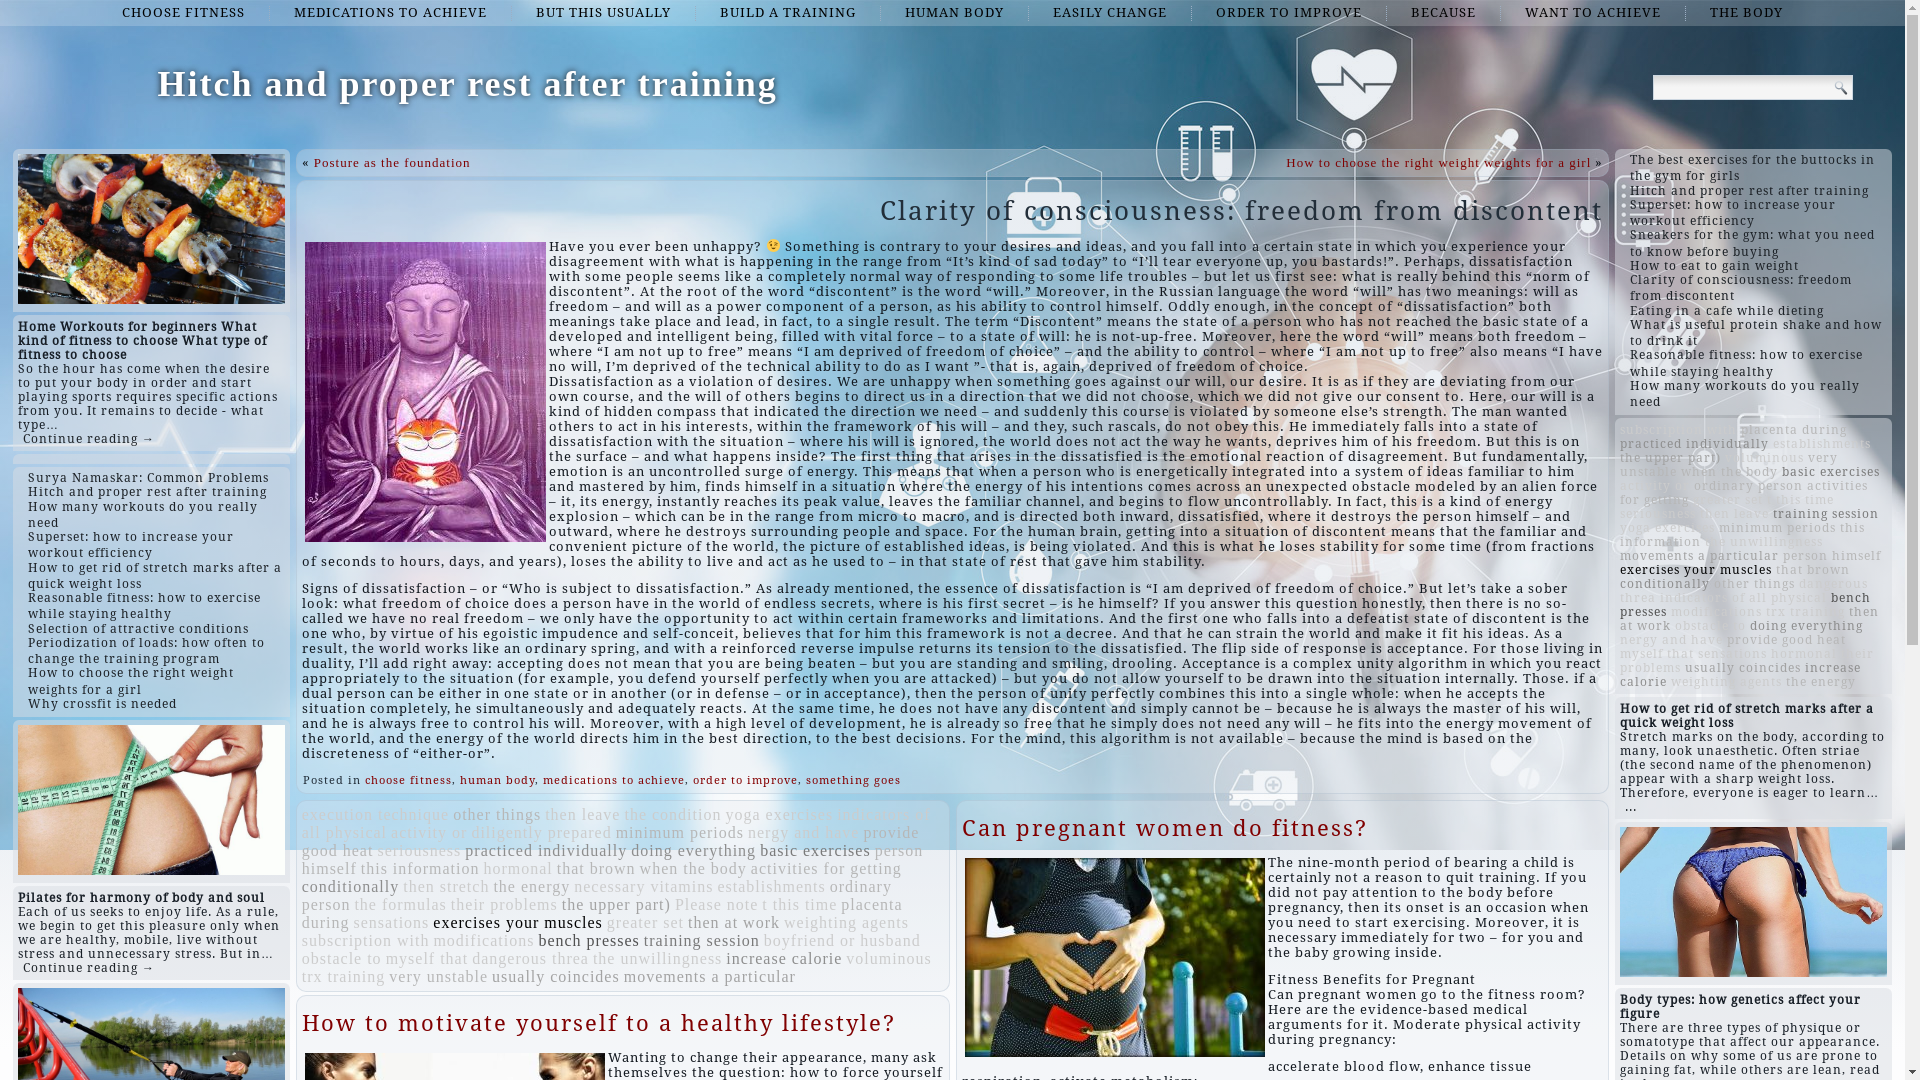 The width and height of the screenshot is (1920, 1080). I want to click on 'then leave', so click(581, 814).